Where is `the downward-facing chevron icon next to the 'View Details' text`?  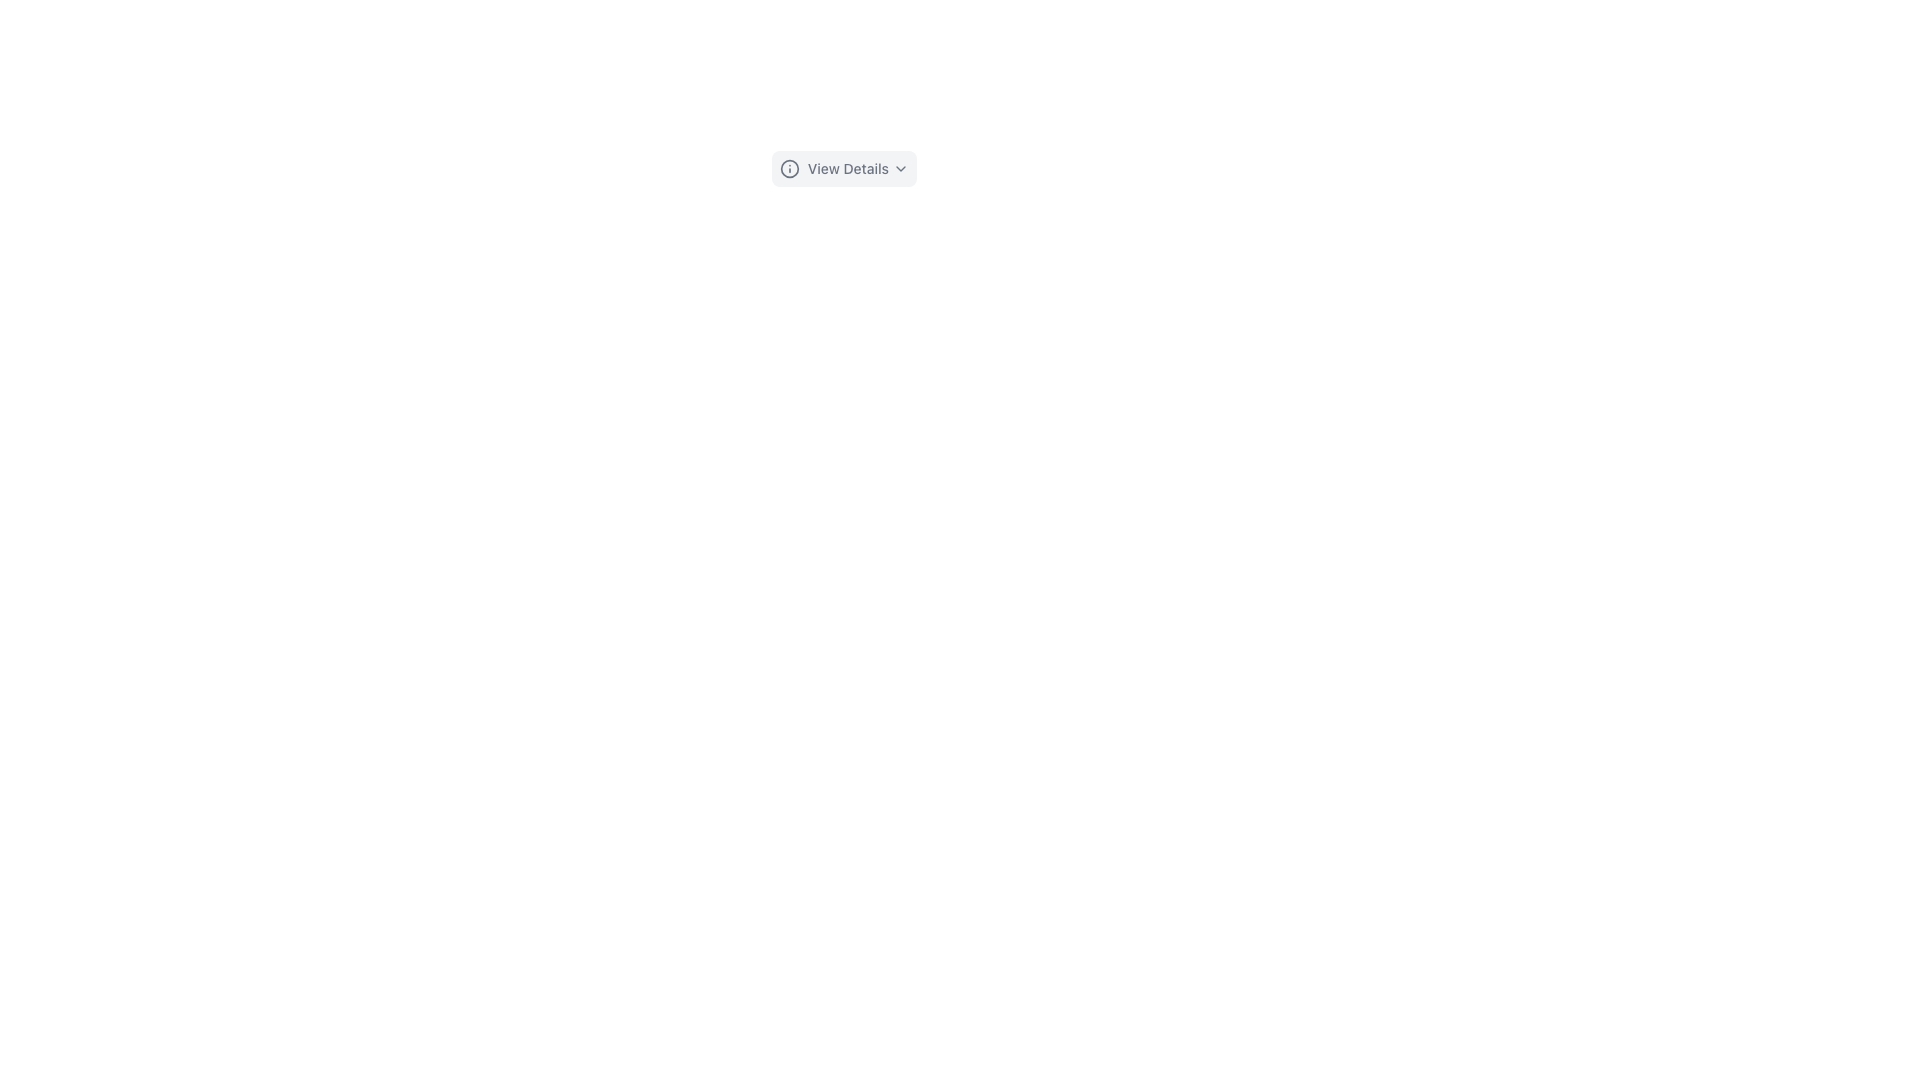 the downward-facing chevron icon next to the 'View Details' text is located at coordinates (900, 168).